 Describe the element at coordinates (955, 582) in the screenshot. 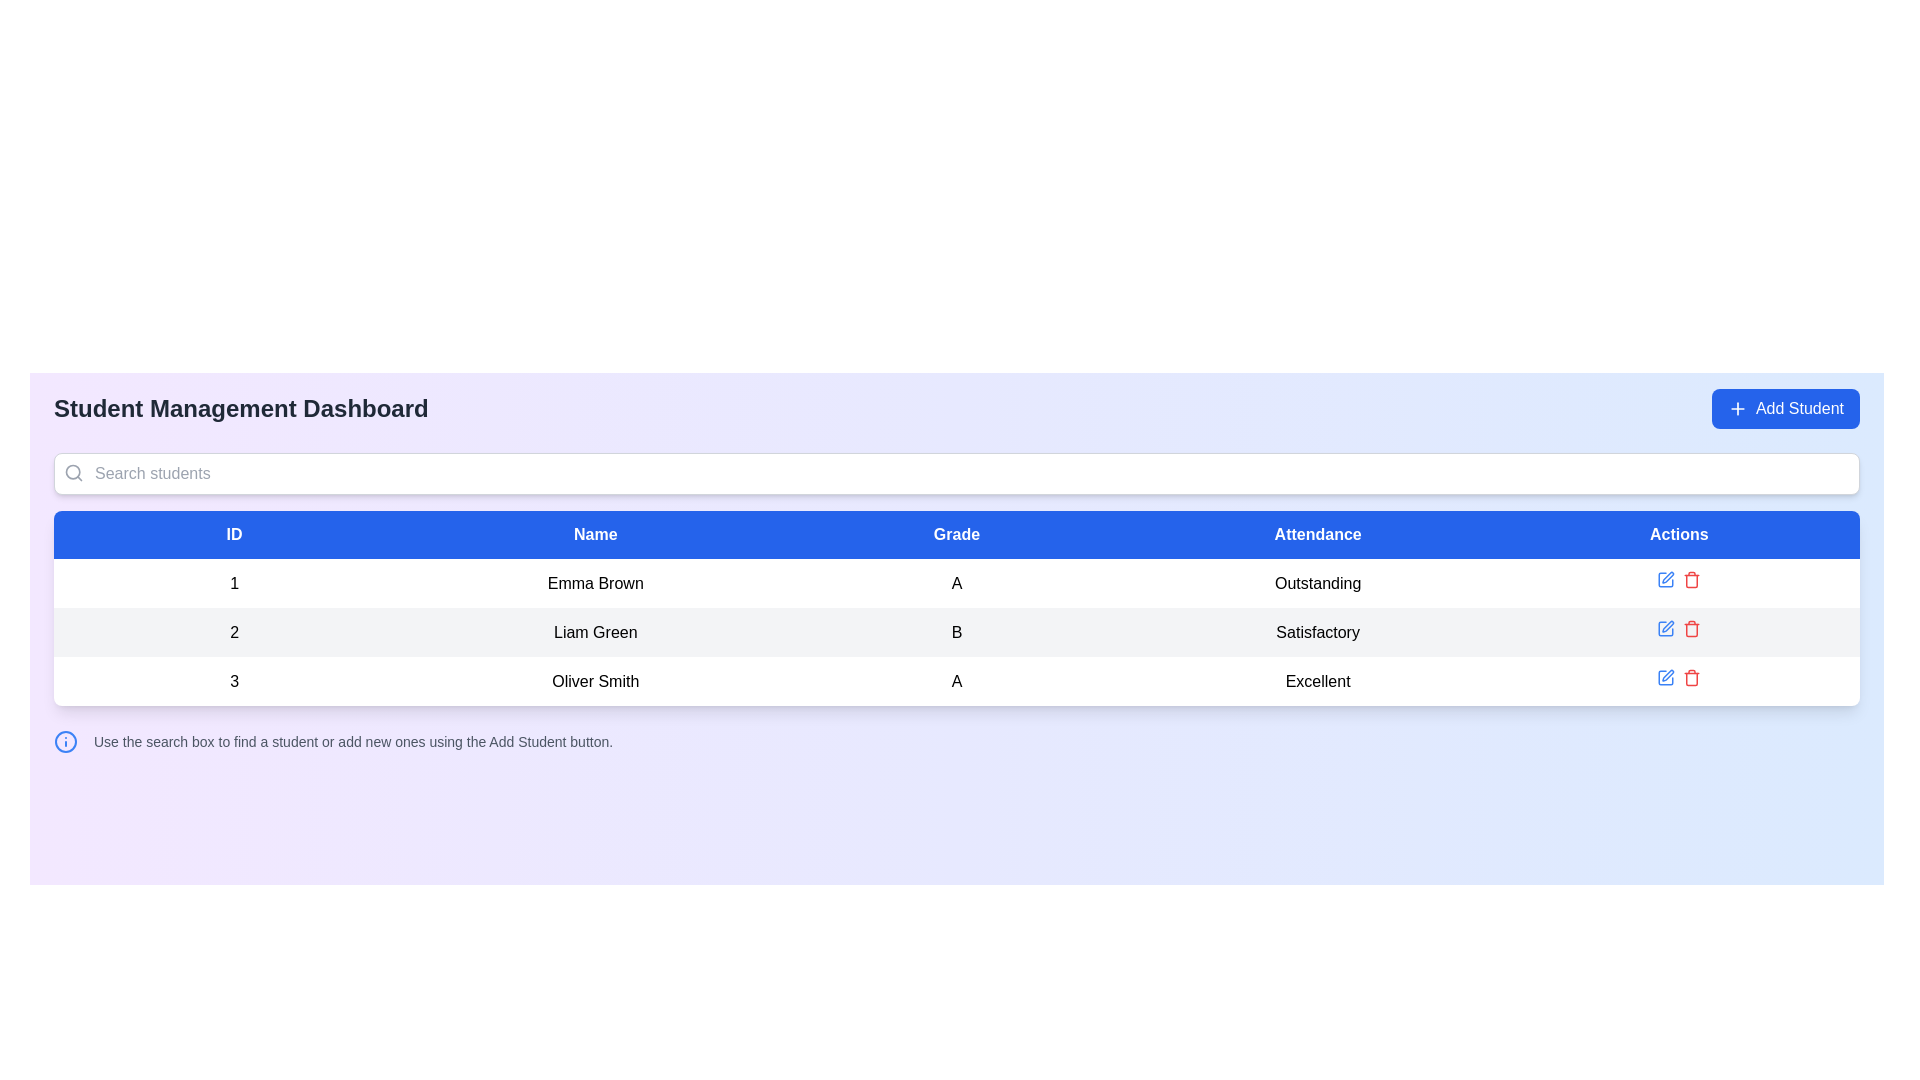

I see `the first row of the student management dashboard table containing ID '1', Name 'Emma Brown', Grade 'A', and Attendance 'Outstanding' for keyboard navigation` at that location.